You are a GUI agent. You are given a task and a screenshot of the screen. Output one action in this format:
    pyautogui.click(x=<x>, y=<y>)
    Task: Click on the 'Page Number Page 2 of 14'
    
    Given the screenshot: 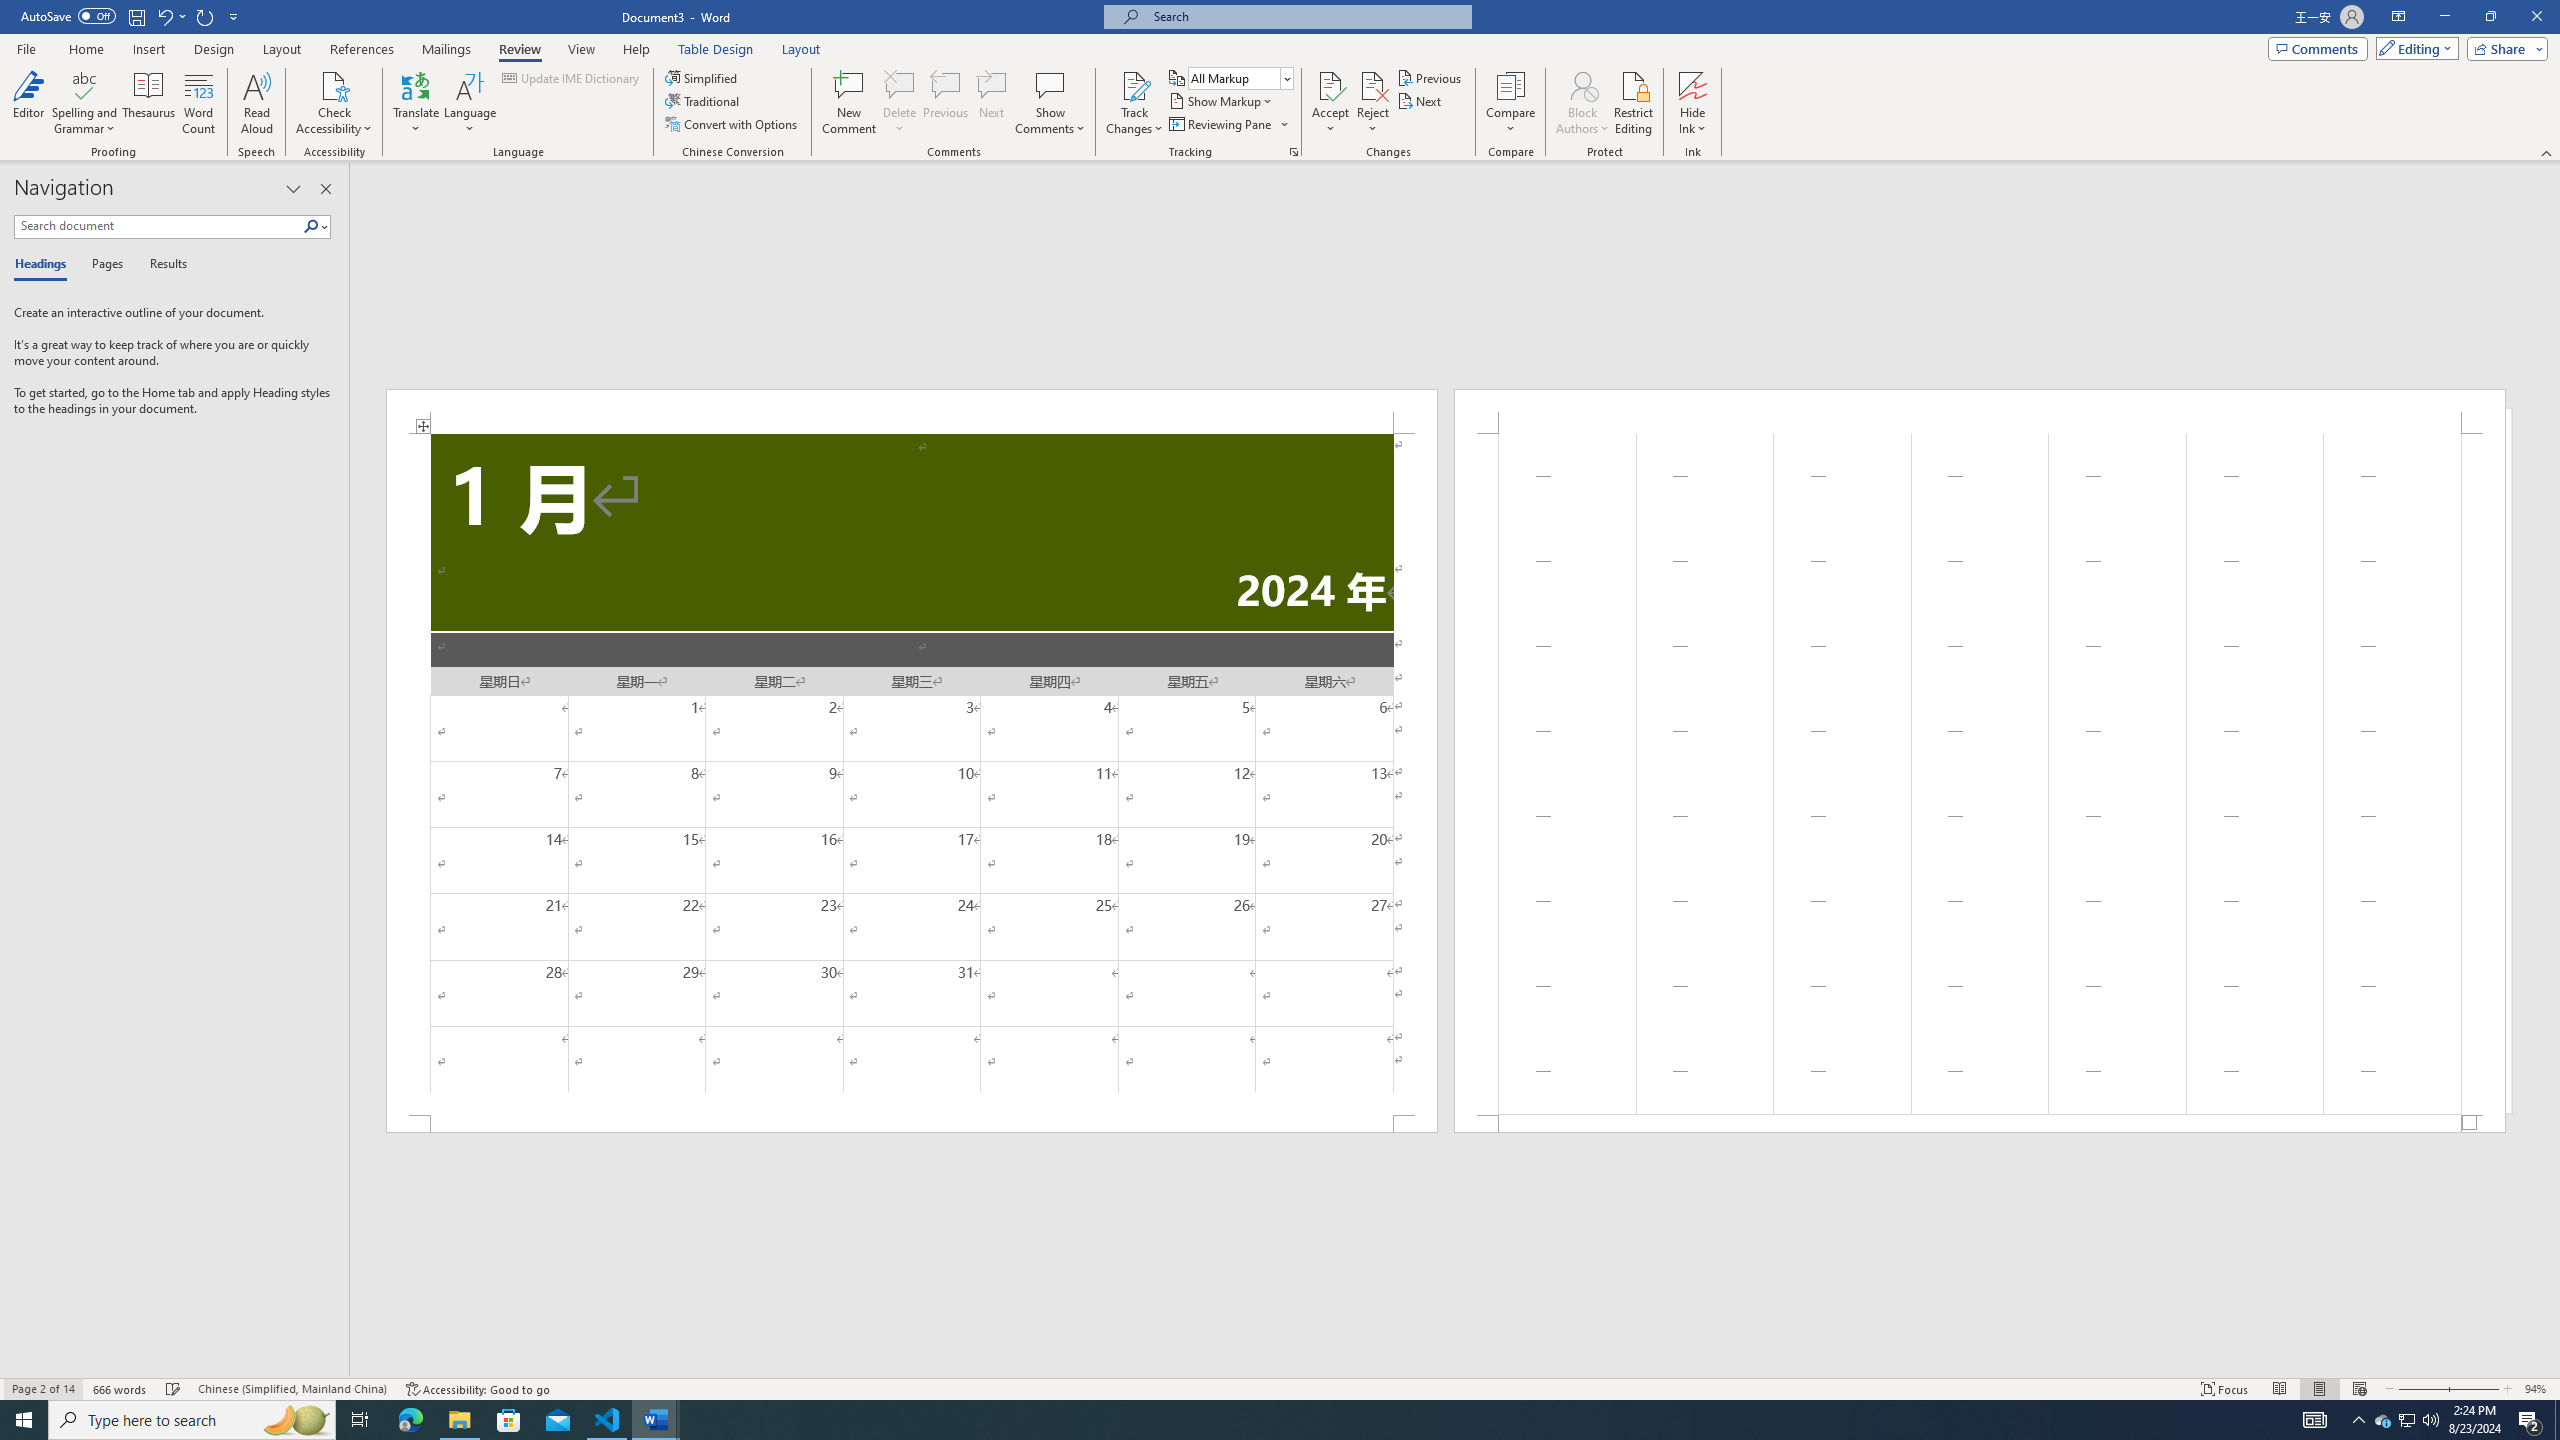 What is the action you would take?
    pyautogui.click(x=42, y=1389)
    